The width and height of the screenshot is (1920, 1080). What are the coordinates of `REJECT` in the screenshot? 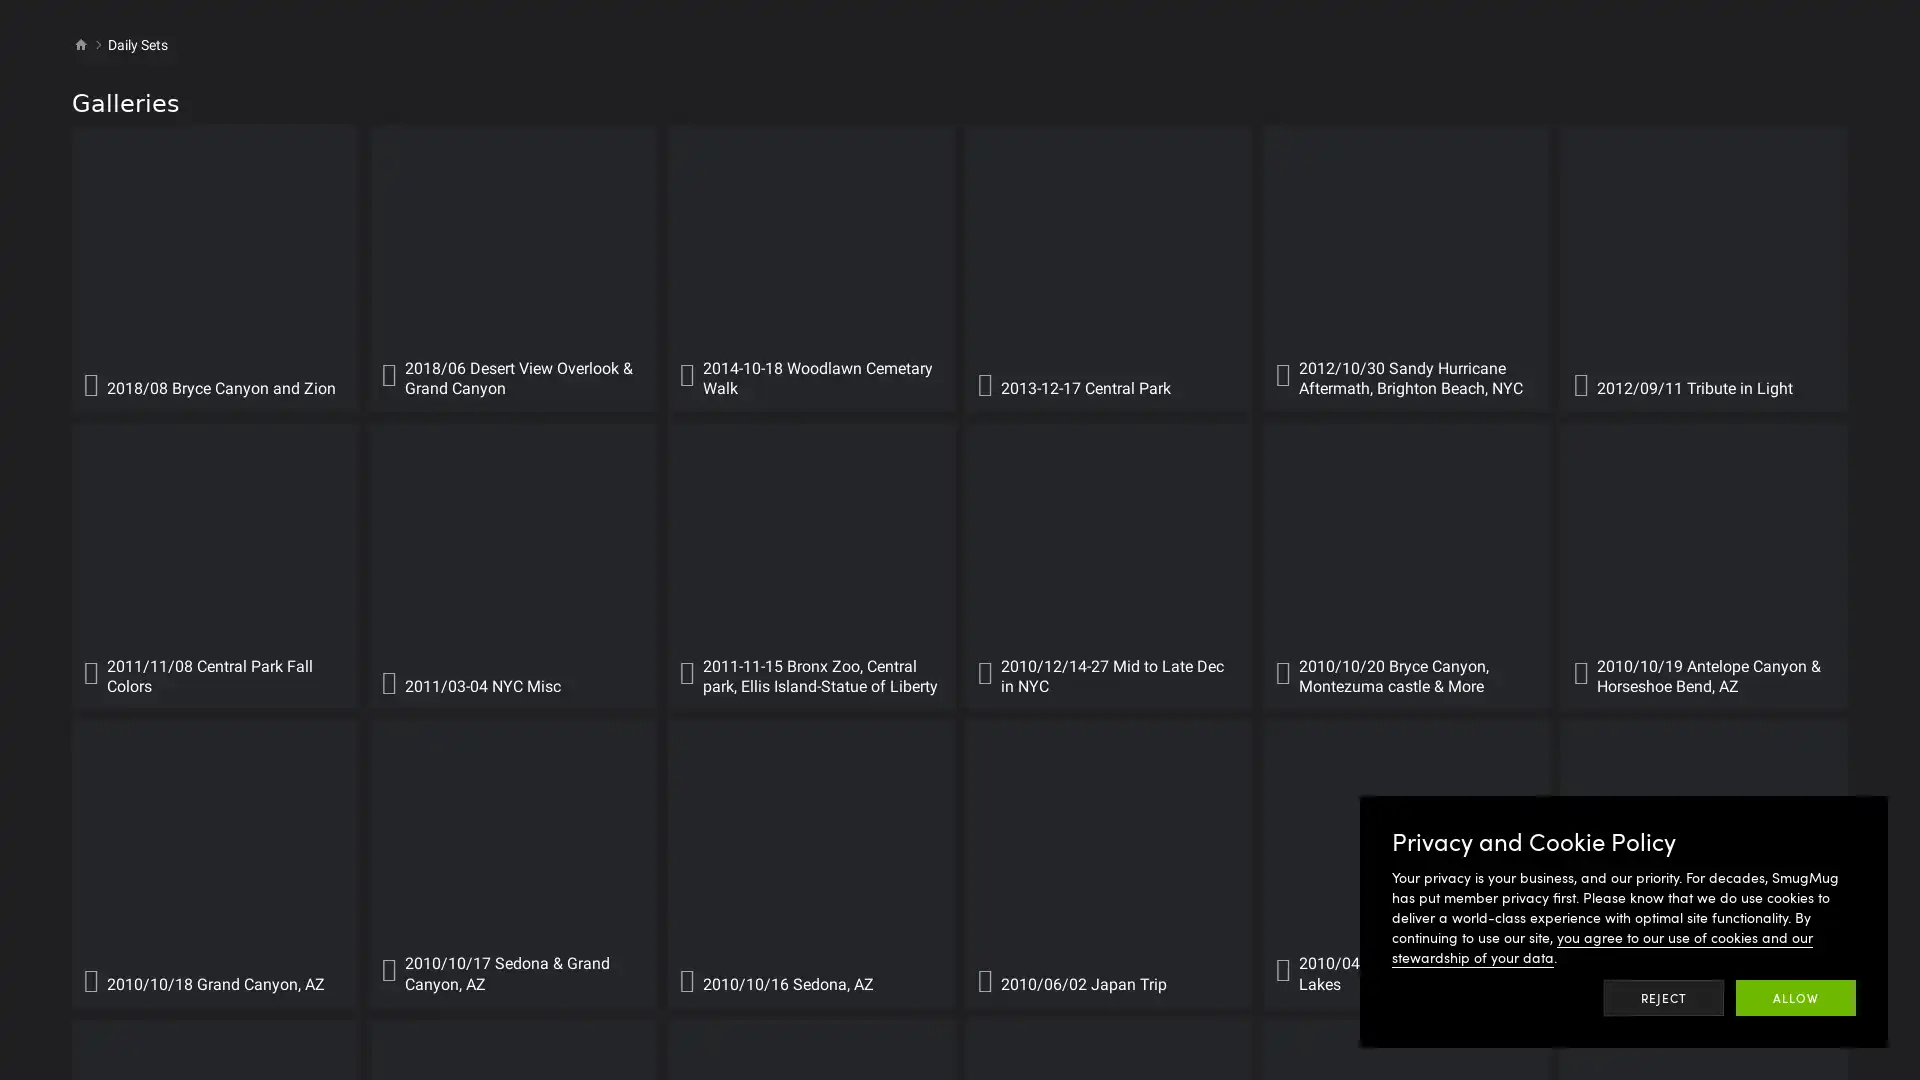 It's located at (1664, 998).